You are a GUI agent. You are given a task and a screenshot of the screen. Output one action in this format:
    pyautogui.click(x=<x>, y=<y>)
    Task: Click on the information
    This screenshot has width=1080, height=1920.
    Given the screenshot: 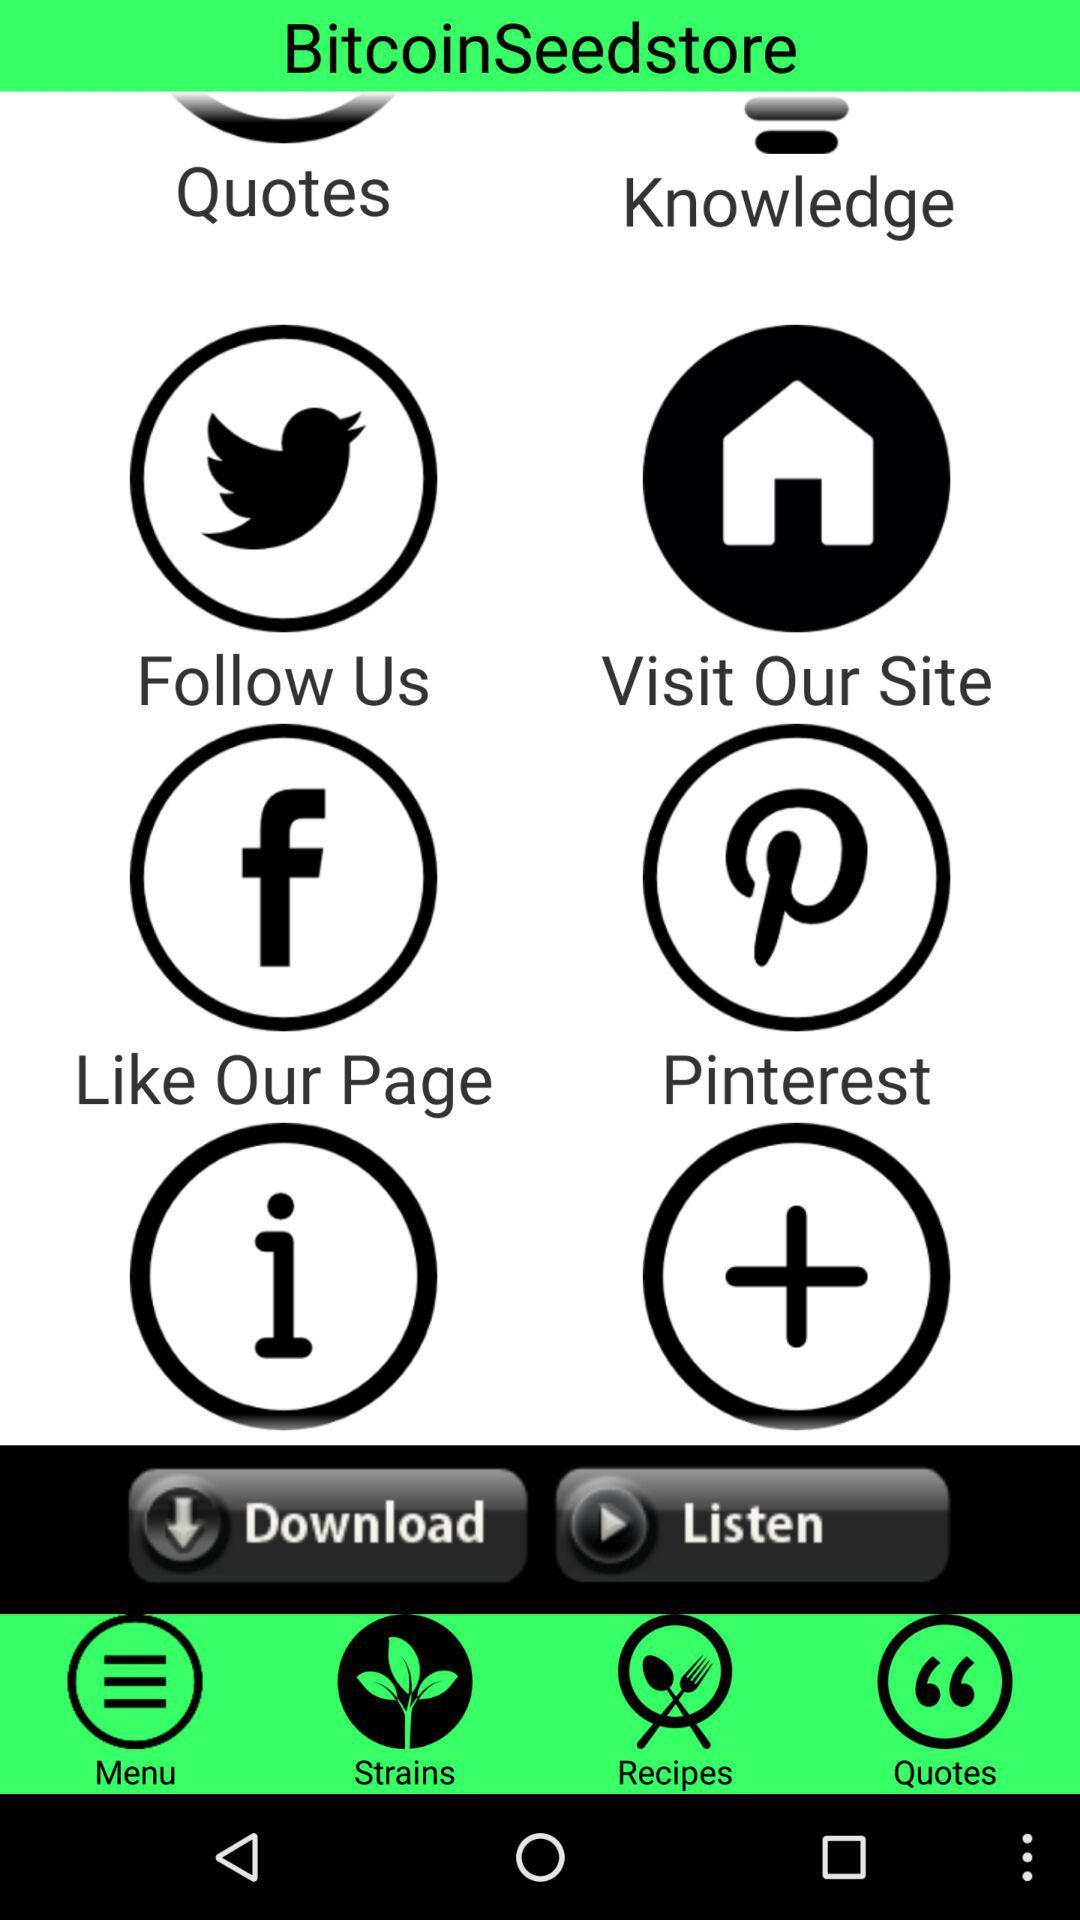 What is the action you would take?
    pyautogui.click(x=283, y=1275)
    